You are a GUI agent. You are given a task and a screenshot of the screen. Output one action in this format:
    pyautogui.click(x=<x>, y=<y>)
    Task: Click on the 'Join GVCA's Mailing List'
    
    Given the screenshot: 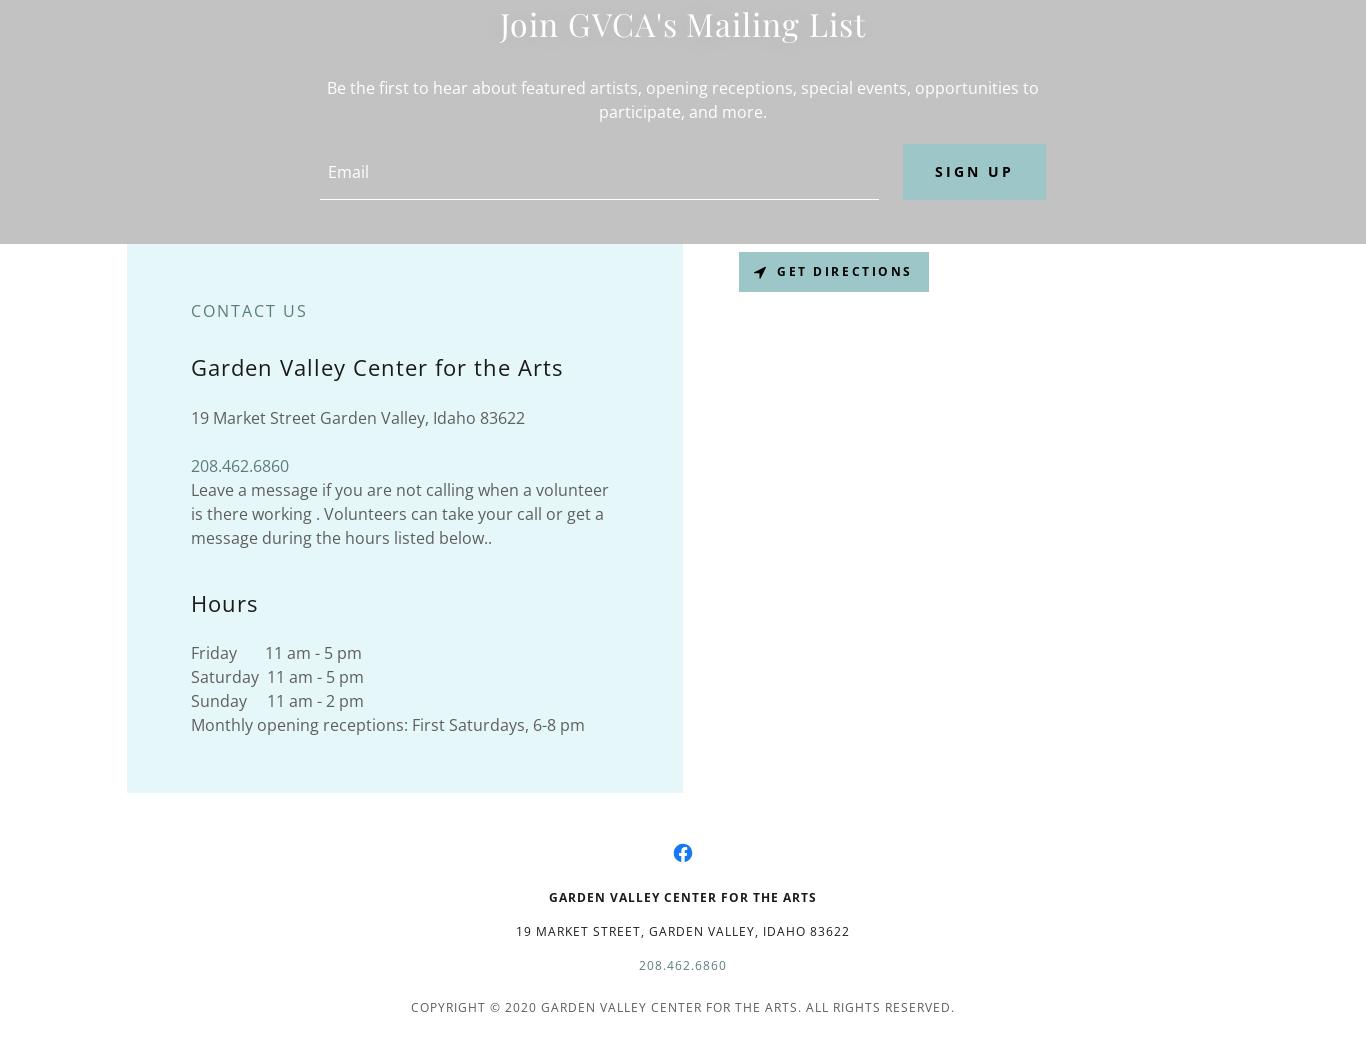 What is the action you would take?
    pyautogui.click(x=681, y=22)
    